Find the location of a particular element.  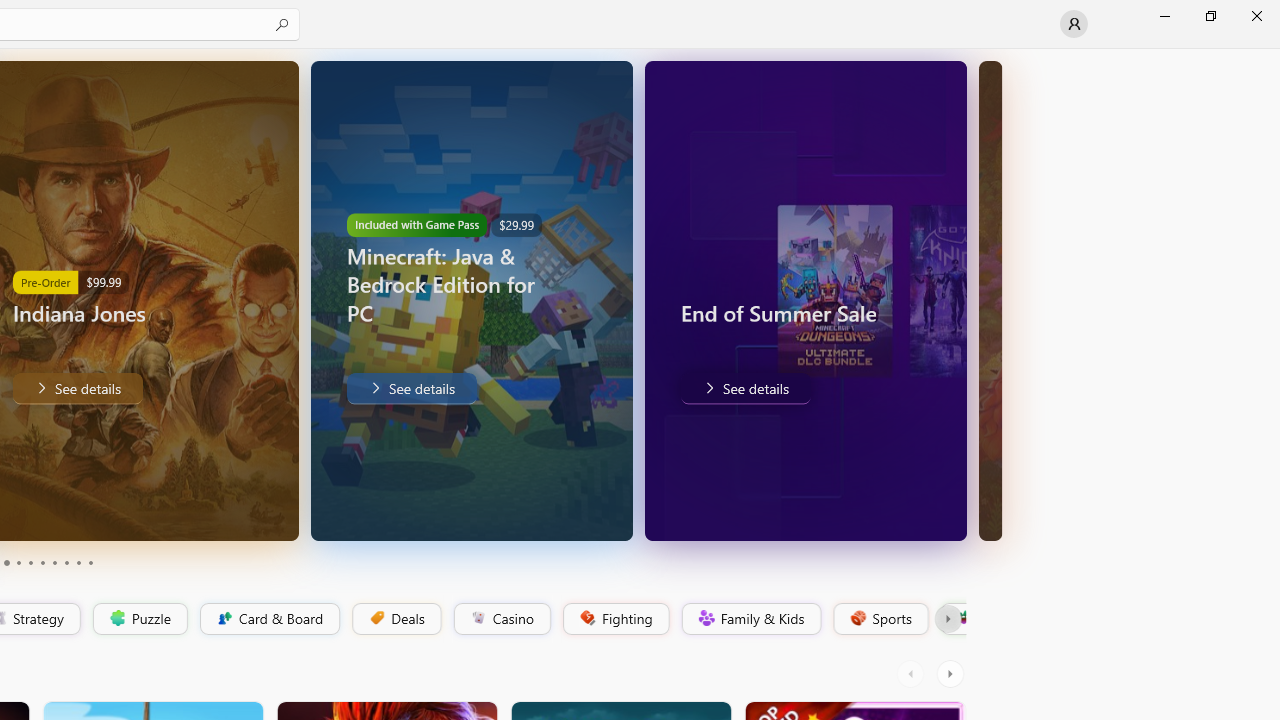

'Family & Kids' is located at coordinates (749, 618).